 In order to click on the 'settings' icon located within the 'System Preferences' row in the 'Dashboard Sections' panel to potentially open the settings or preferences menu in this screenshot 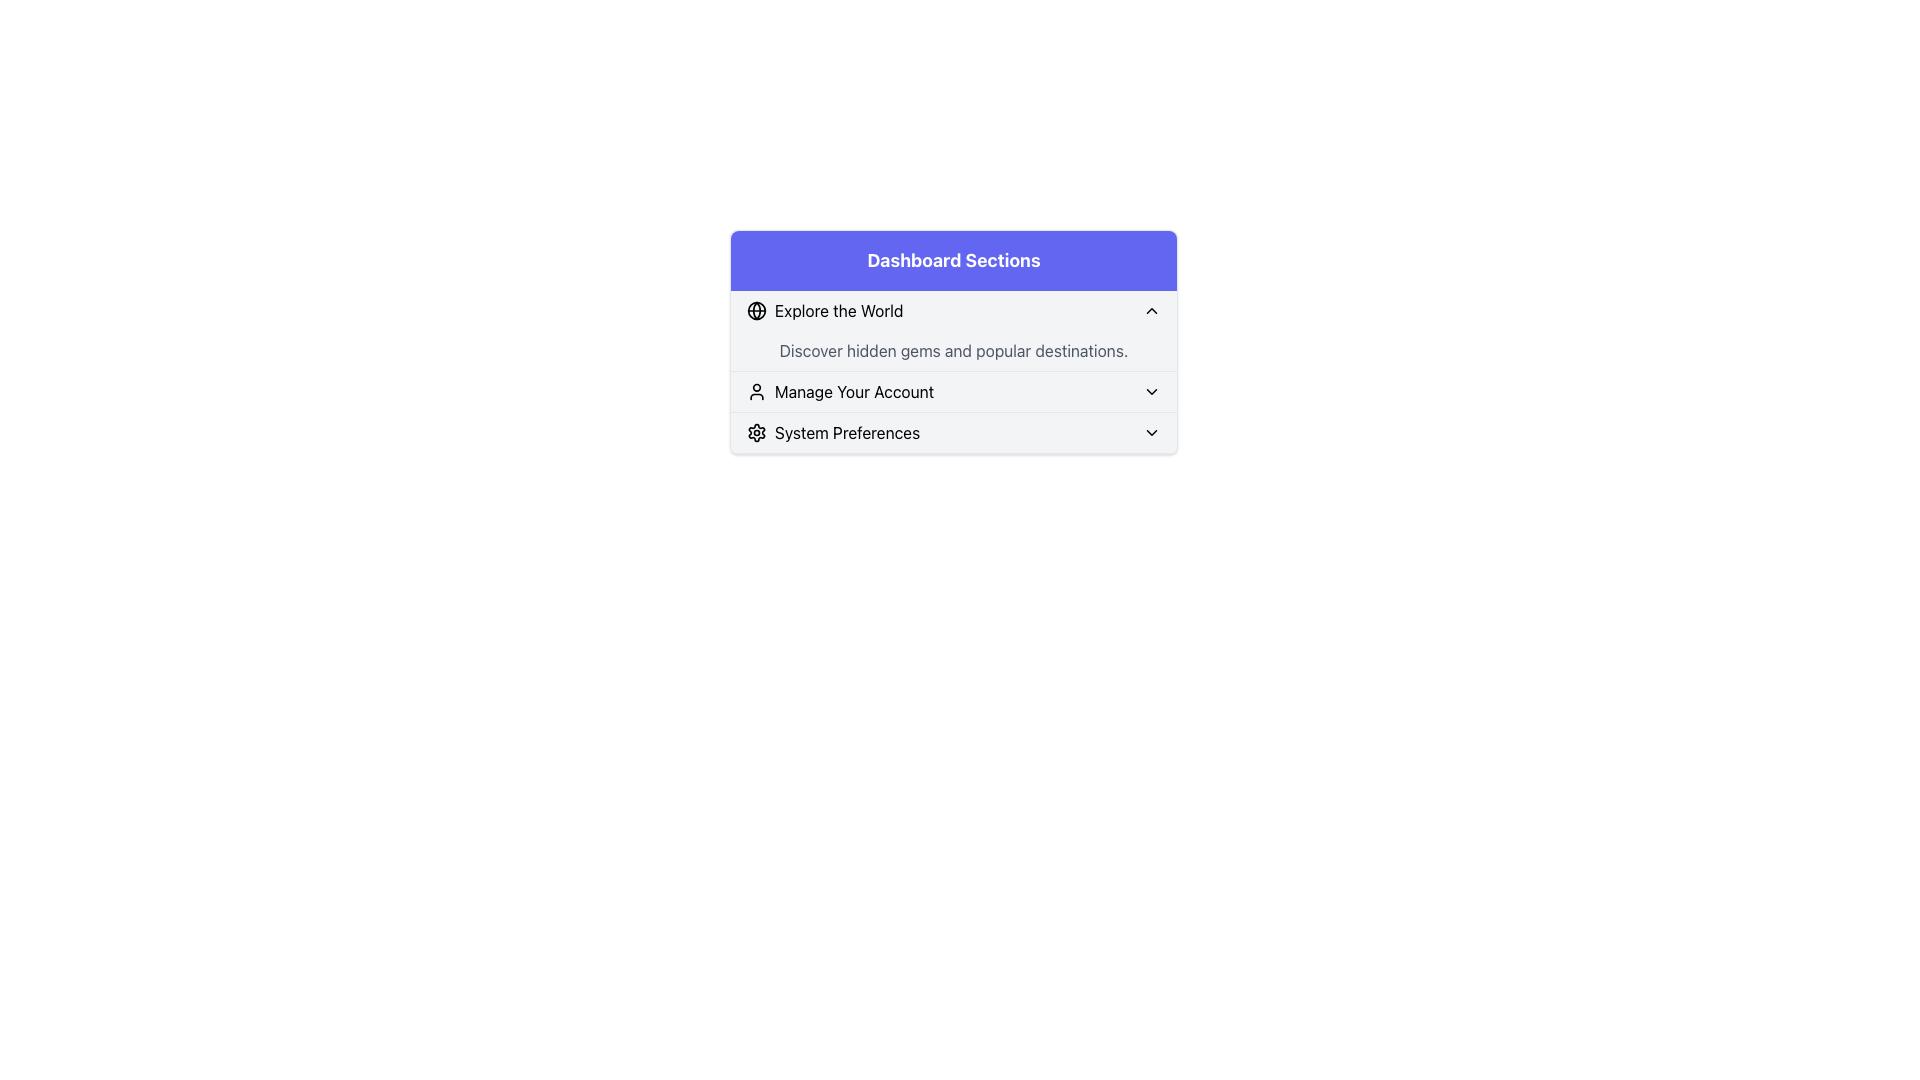, I will do `click(756, 431)`.